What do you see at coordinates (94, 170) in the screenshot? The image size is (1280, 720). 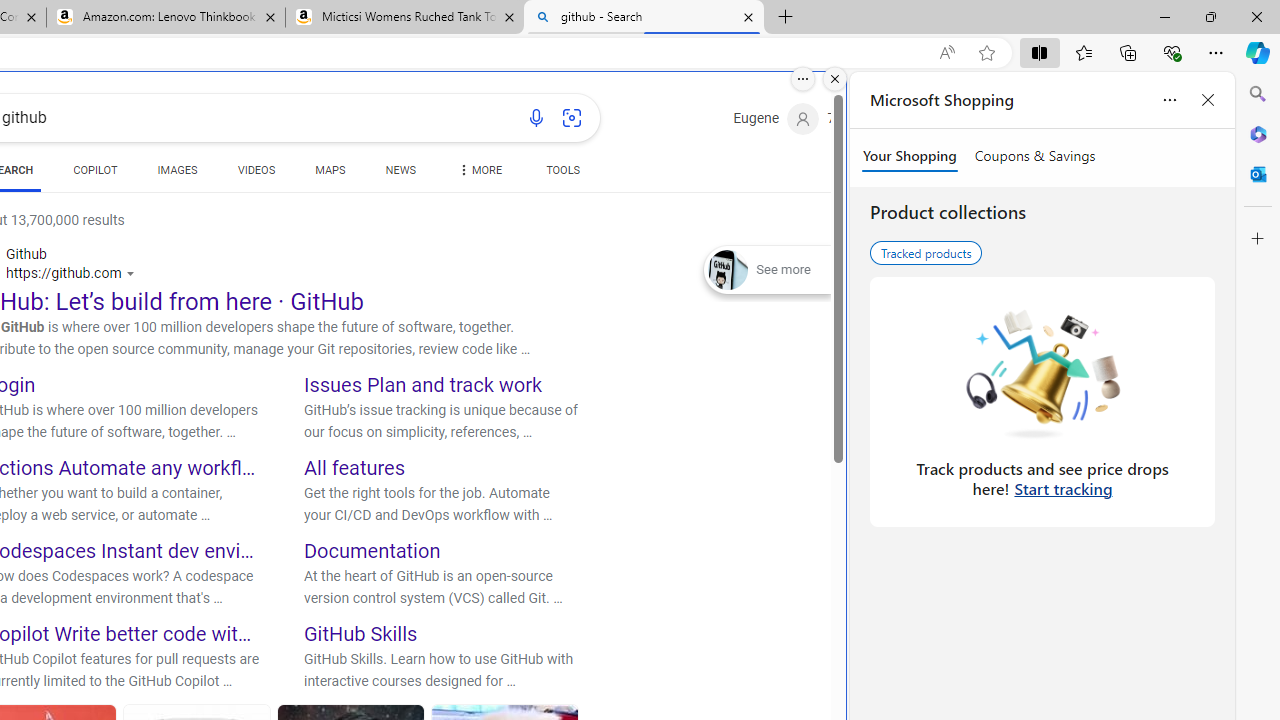 I see `'COPILOT'` at bounding box center [94, 170].